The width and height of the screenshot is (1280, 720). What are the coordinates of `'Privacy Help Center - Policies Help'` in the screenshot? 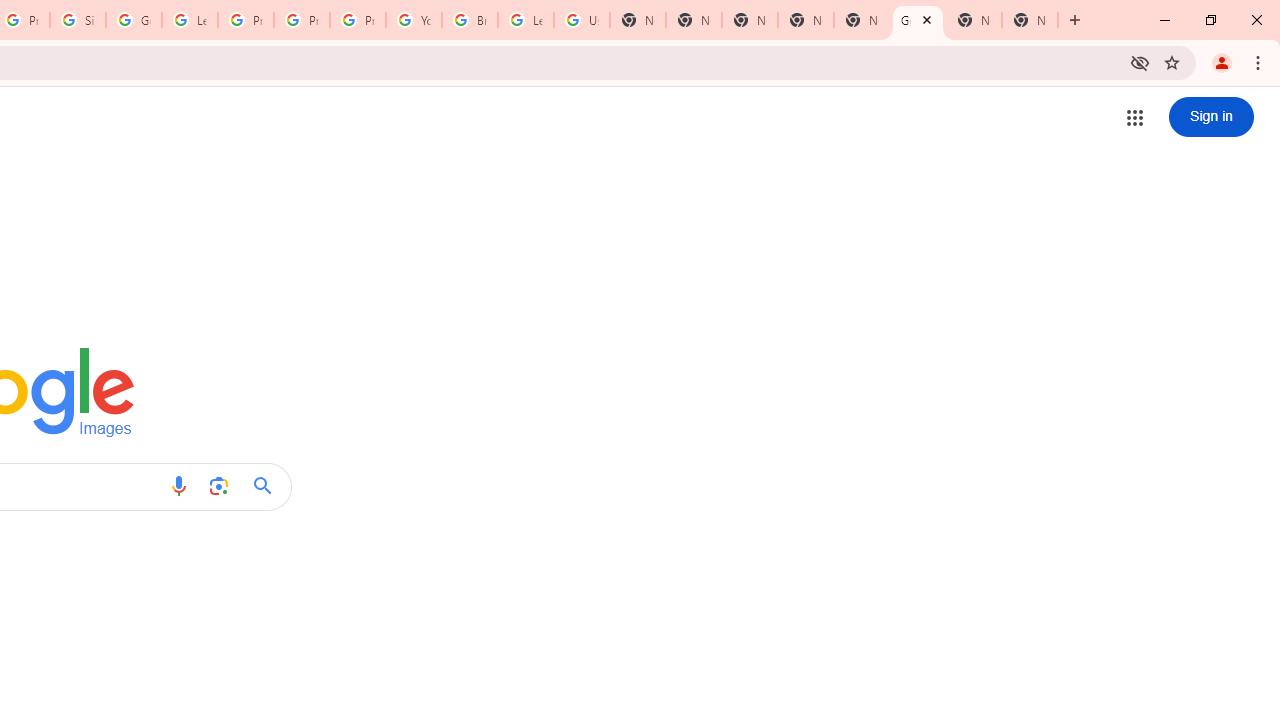 It's located at (244, 20).